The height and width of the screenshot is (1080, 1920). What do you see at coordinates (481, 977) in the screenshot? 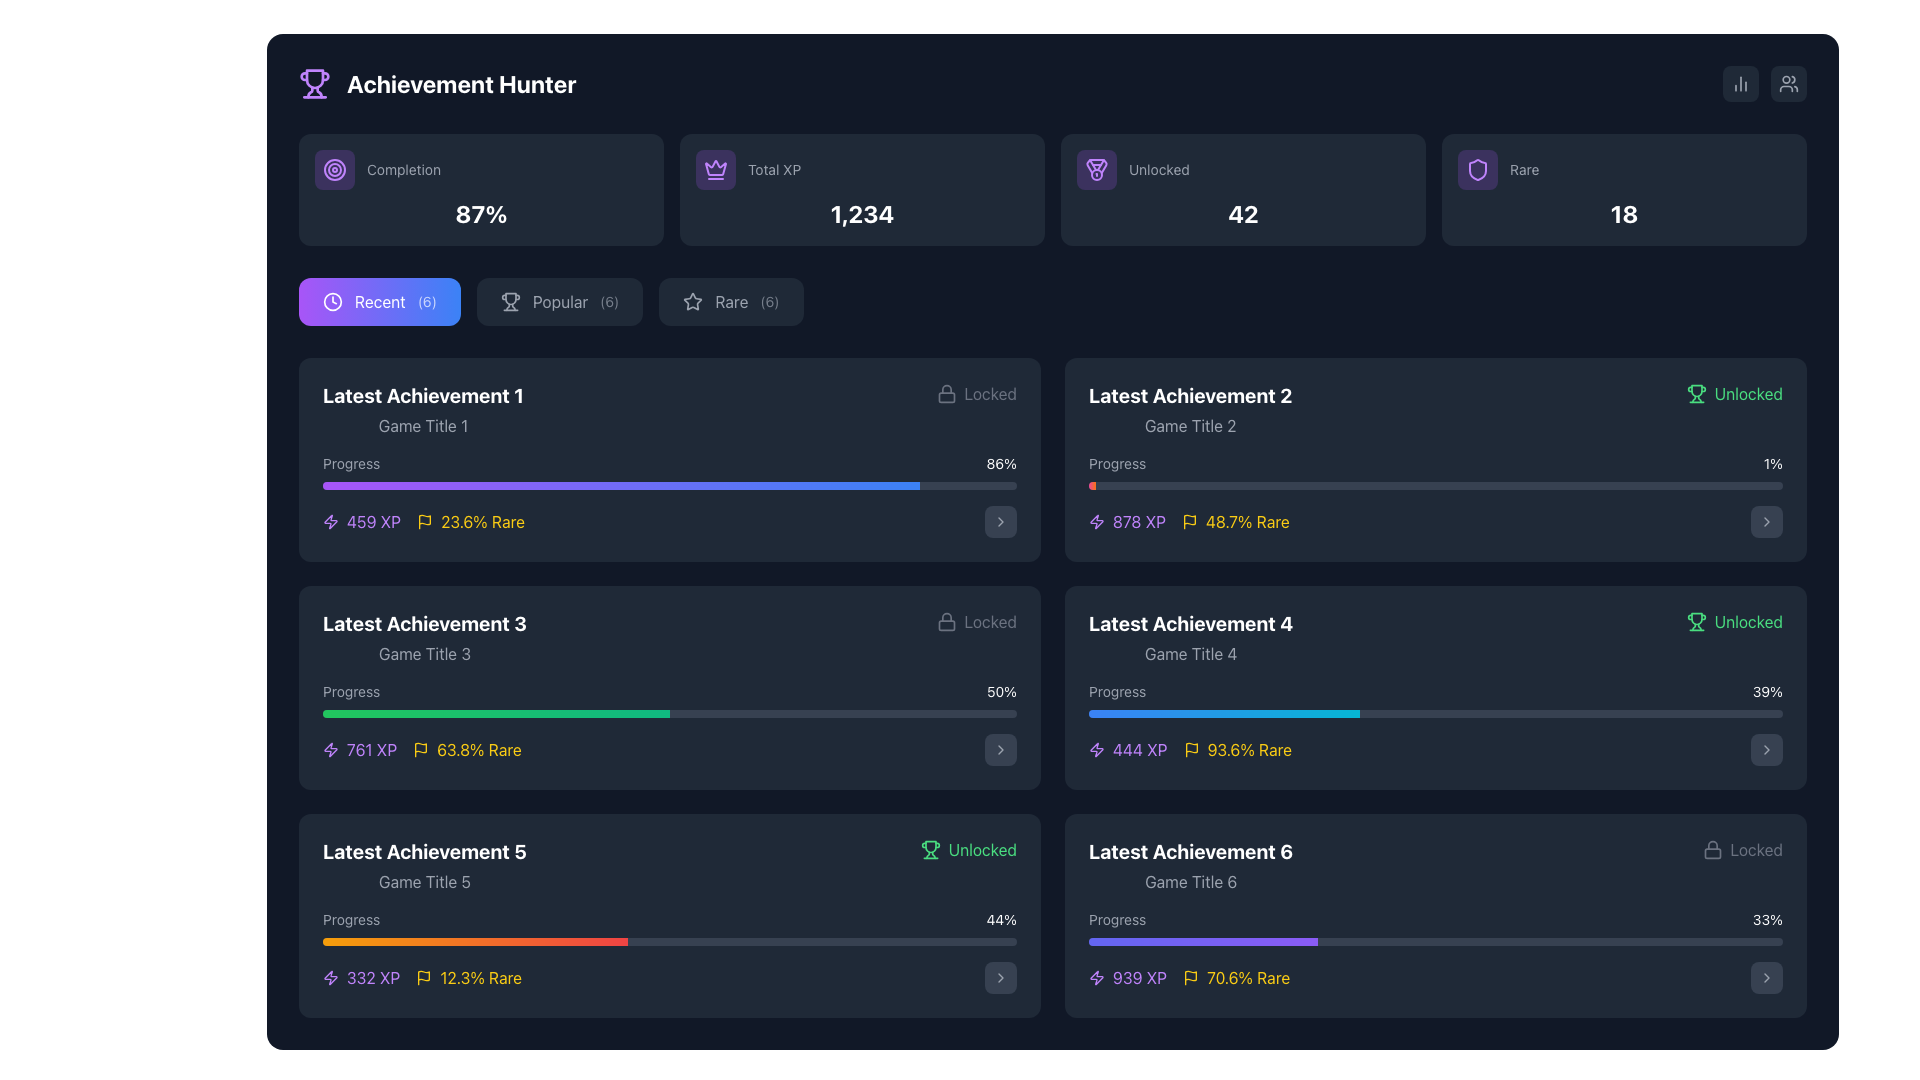
I see `the text label displaying '12.3% Rare' in yellow color, located in the 'Latest Achievement 5' section, positioned below the progress bar and to the right of the XP indicator` at bounding box center [481, 977].